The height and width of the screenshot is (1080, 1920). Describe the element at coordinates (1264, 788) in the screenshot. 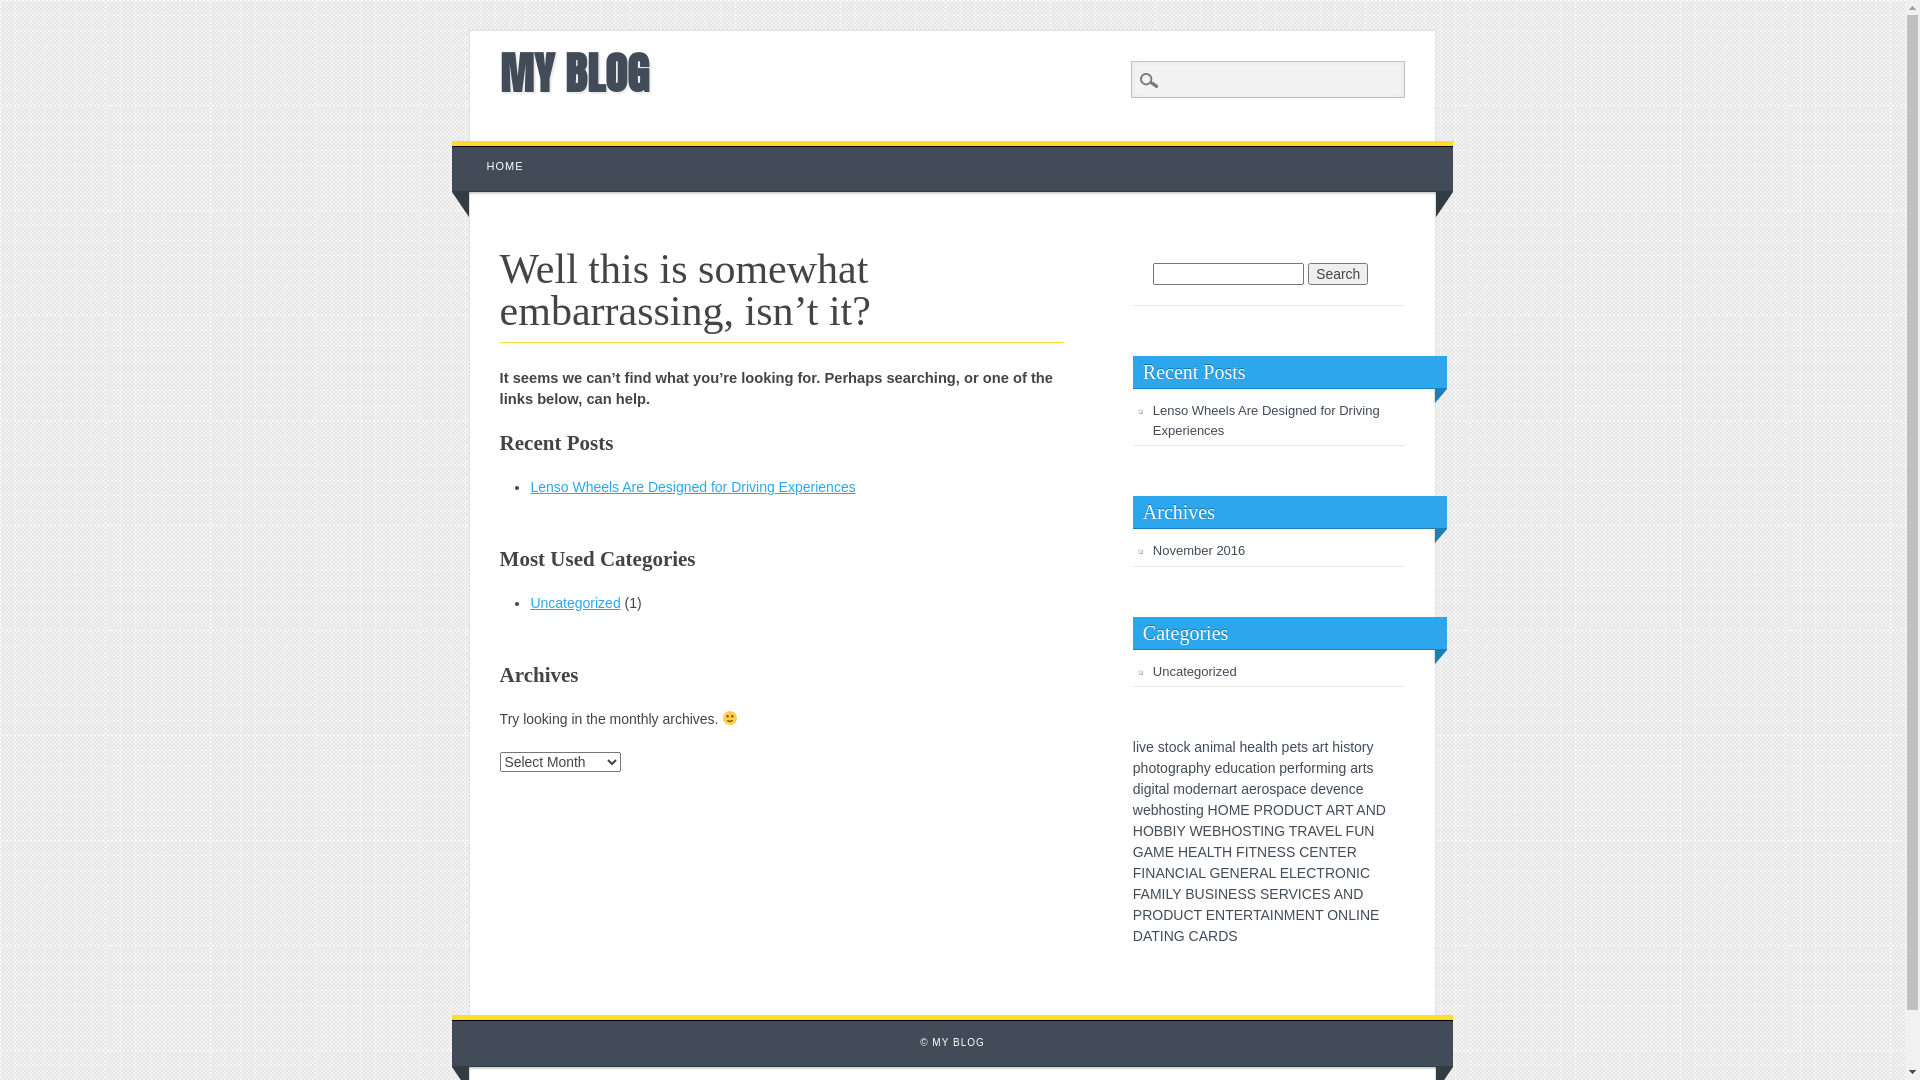

I see `'o'` at that location.